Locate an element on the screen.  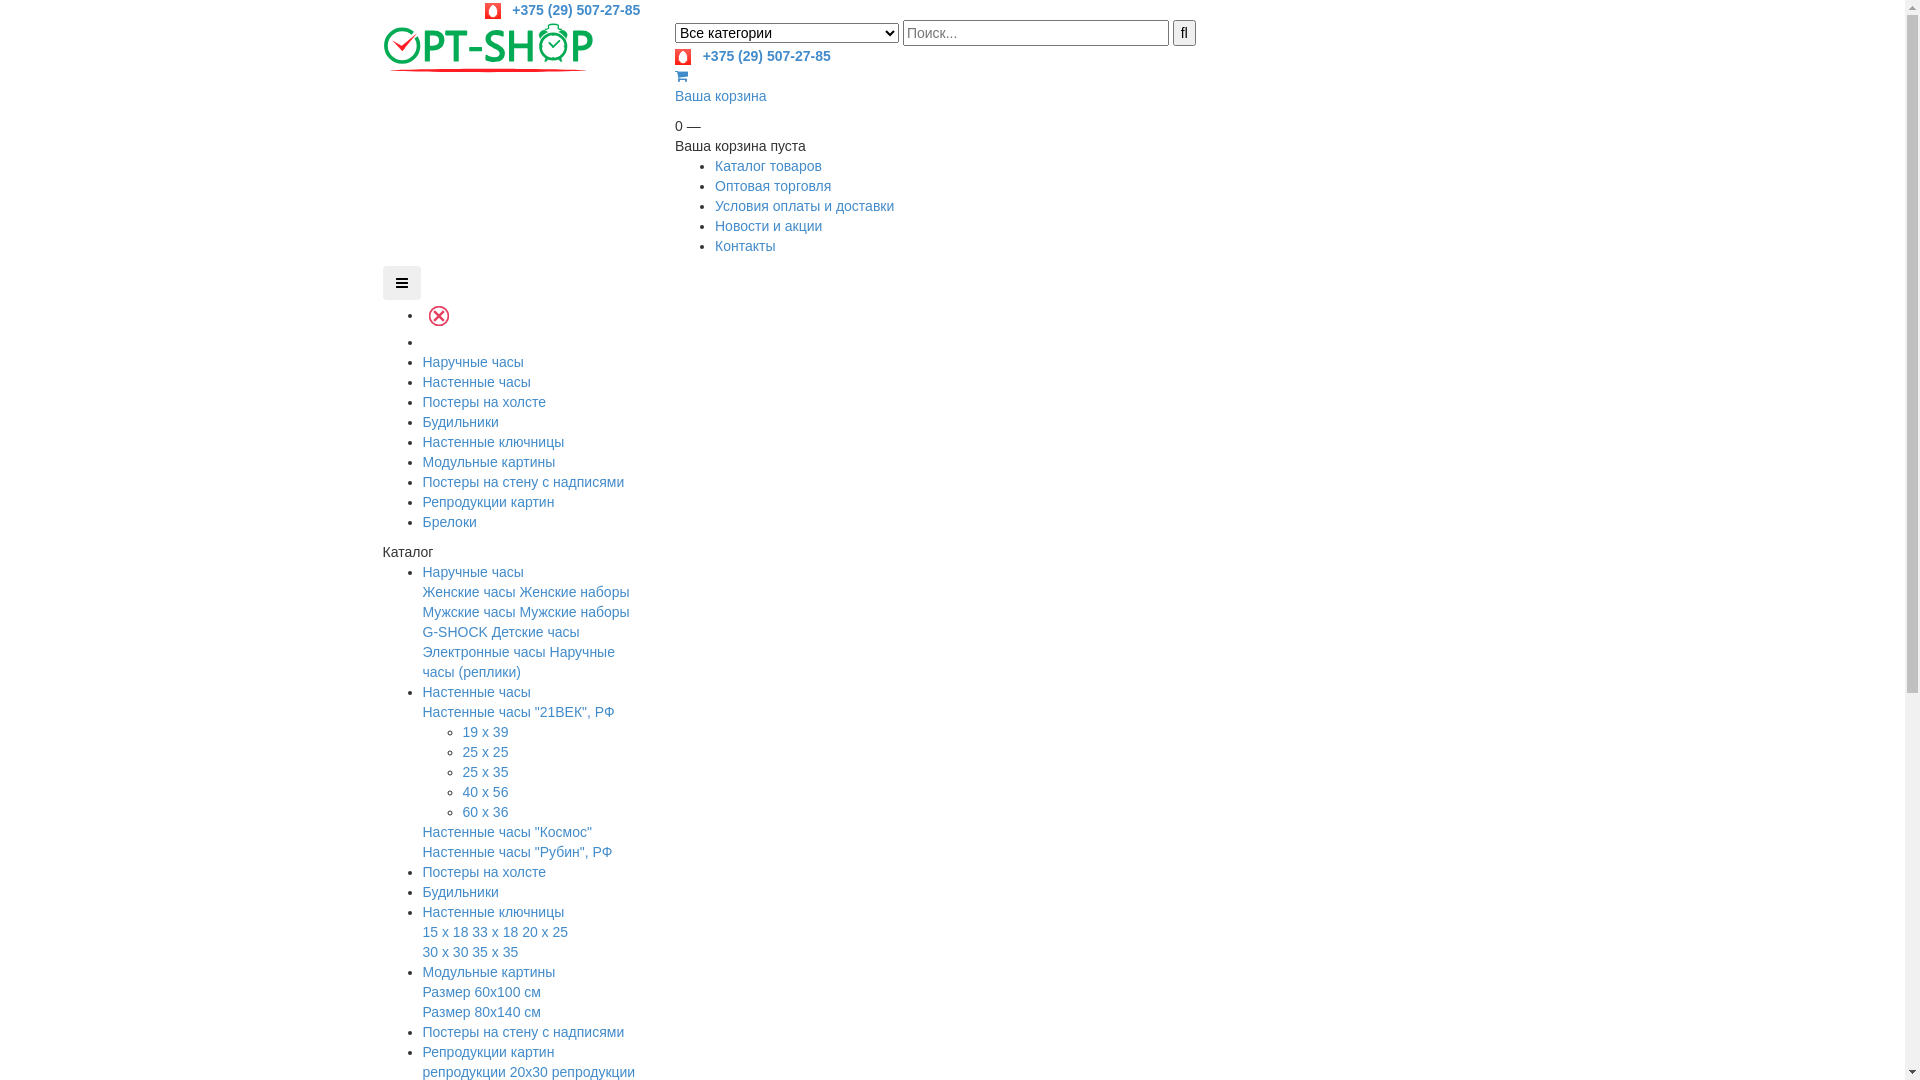
'  +375 (29) 507-27-85' is located at coordinates (561, 10).